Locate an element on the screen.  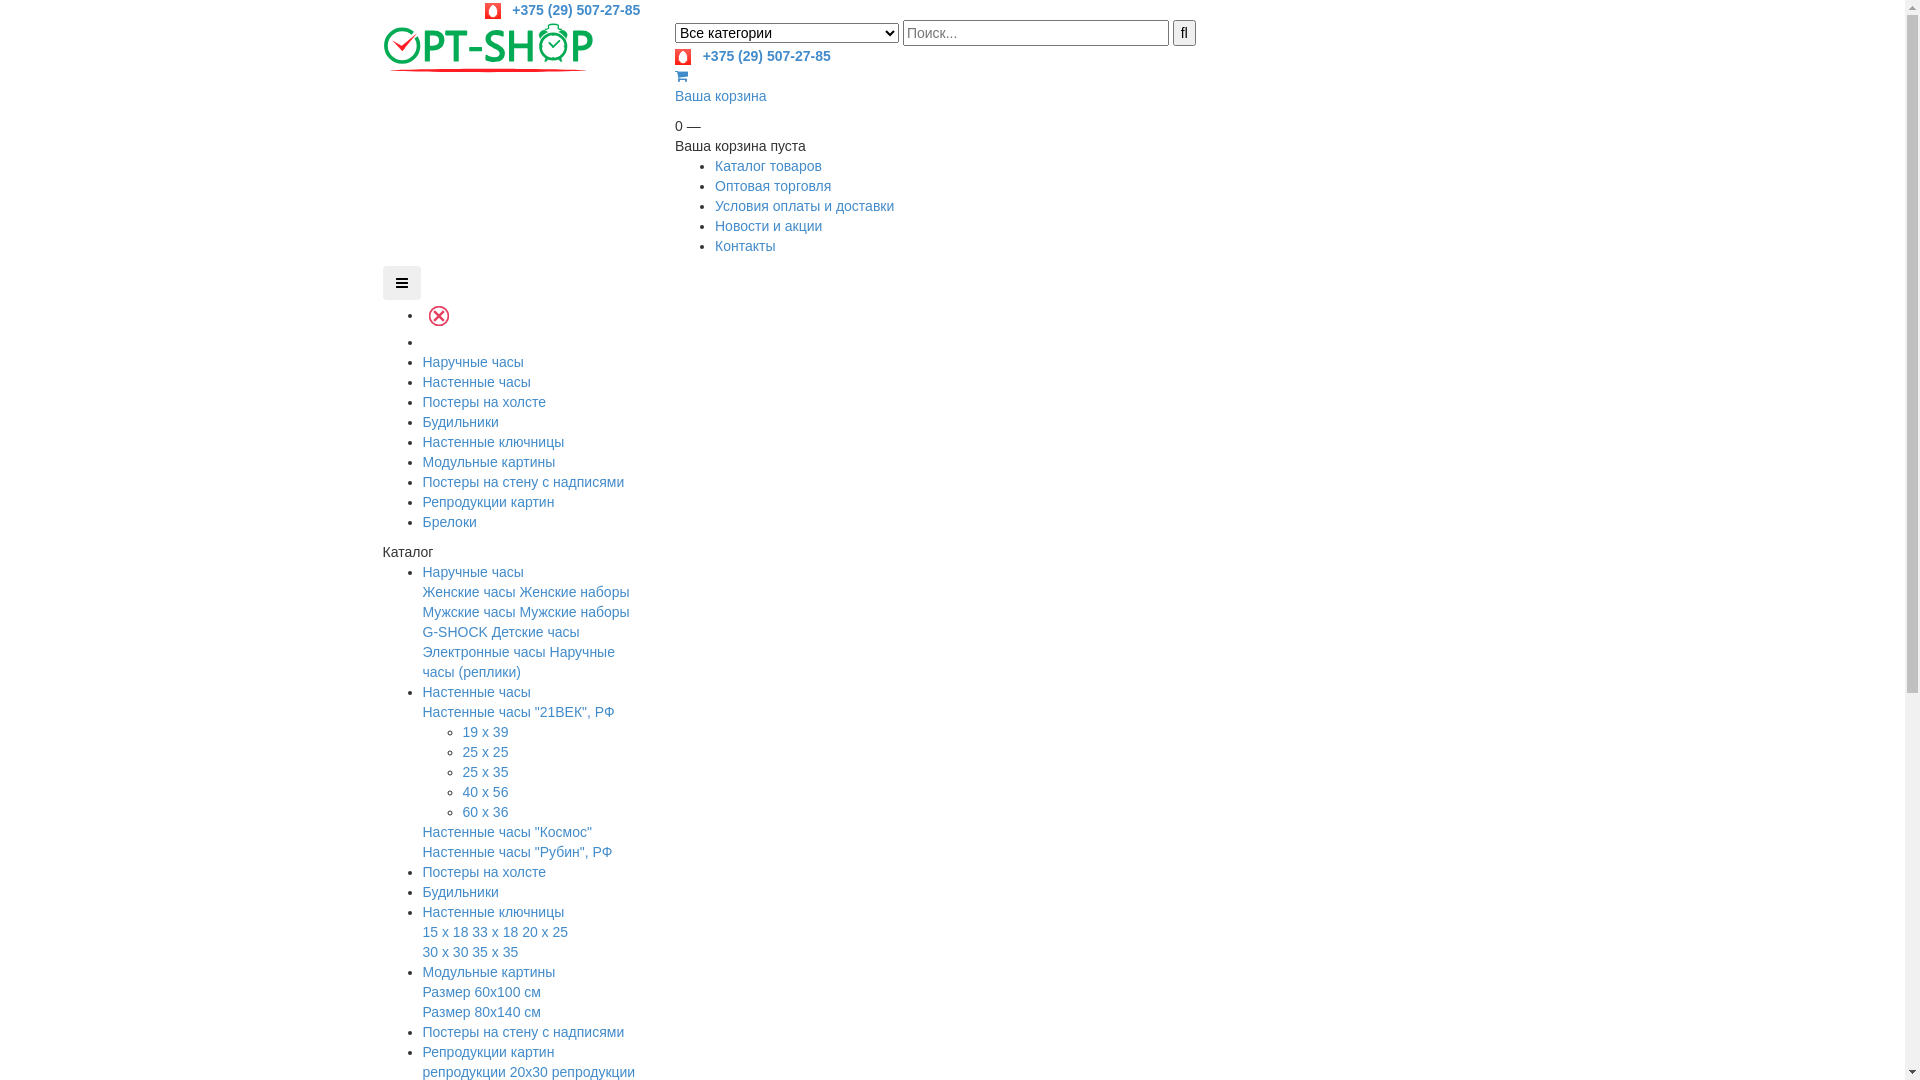
'  +375 (29) 507-27-85' is located at coordinates (561, 10).